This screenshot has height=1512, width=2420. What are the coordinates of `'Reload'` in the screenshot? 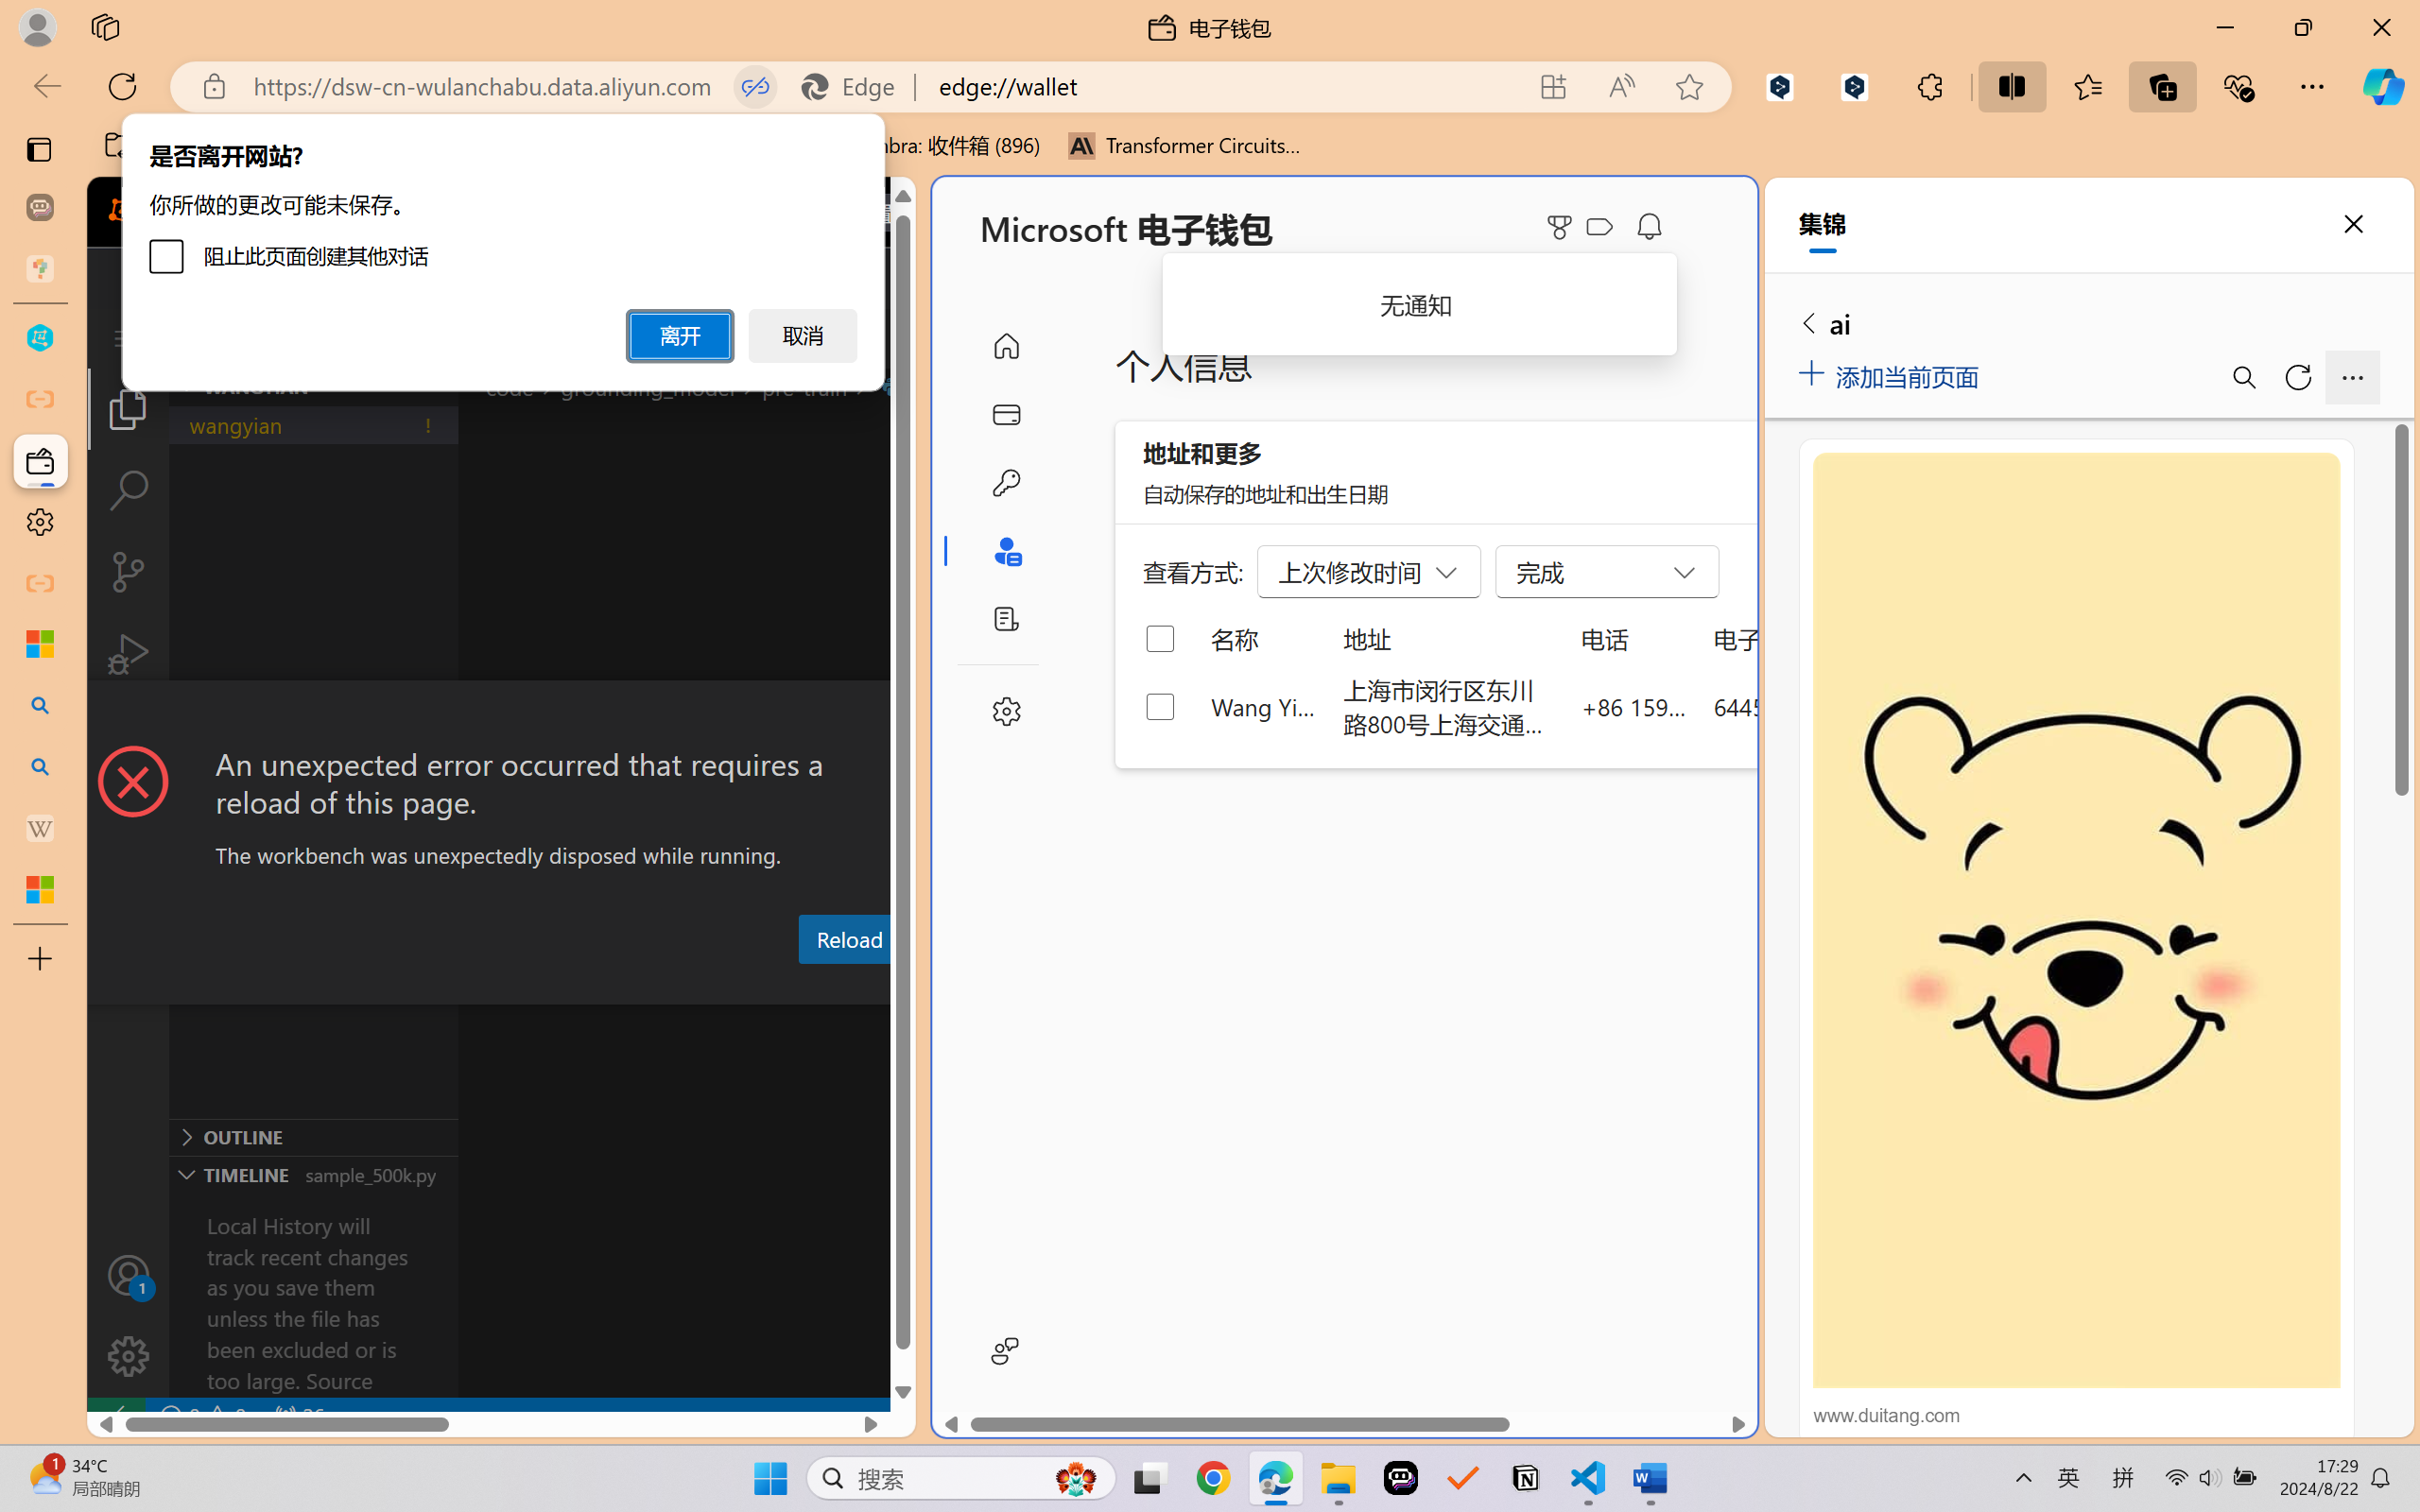 It's located at (847, 937).